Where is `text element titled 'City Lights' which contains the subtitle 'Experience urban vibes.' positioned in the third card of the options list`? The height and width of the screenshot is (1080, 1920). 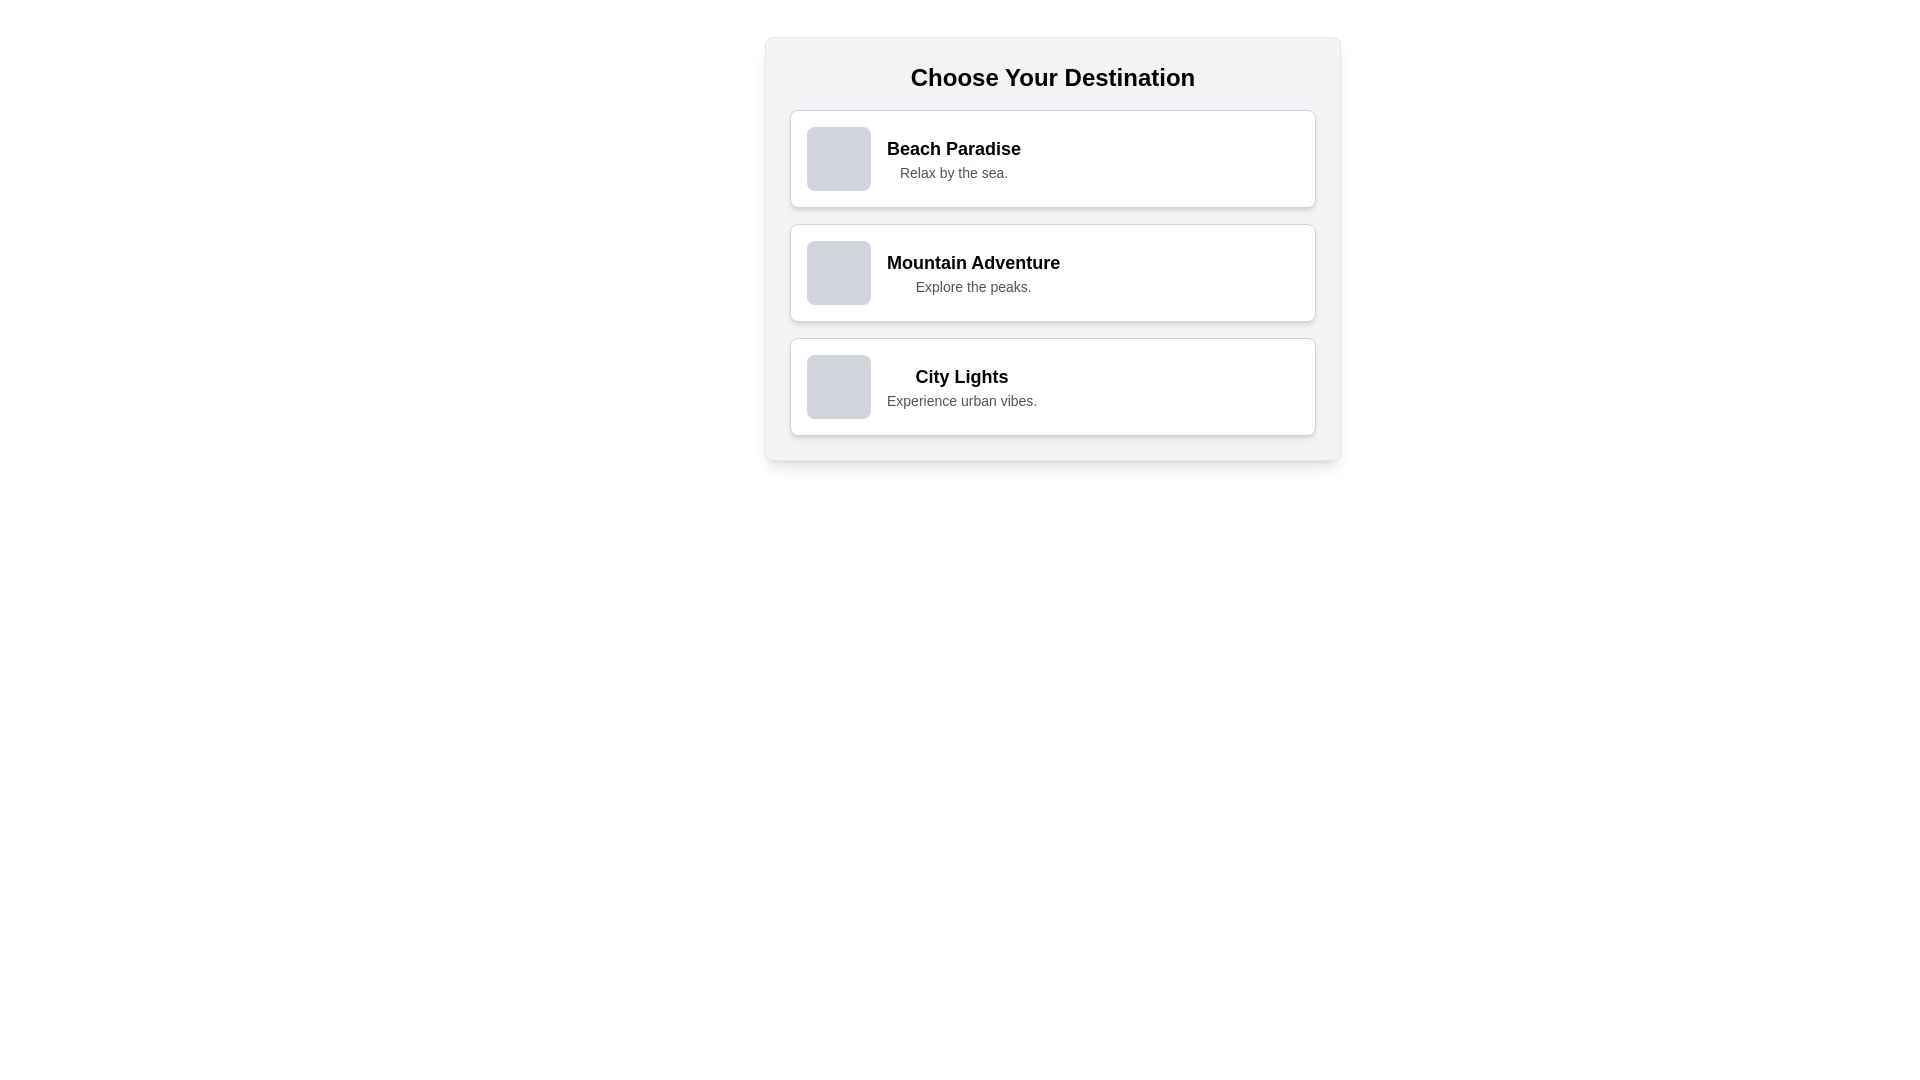 text element titled 'City Lights' which contains the subtitle 'Experience urban vibes.' positioned in the third card of the options list is located at coordinates (962, 386).